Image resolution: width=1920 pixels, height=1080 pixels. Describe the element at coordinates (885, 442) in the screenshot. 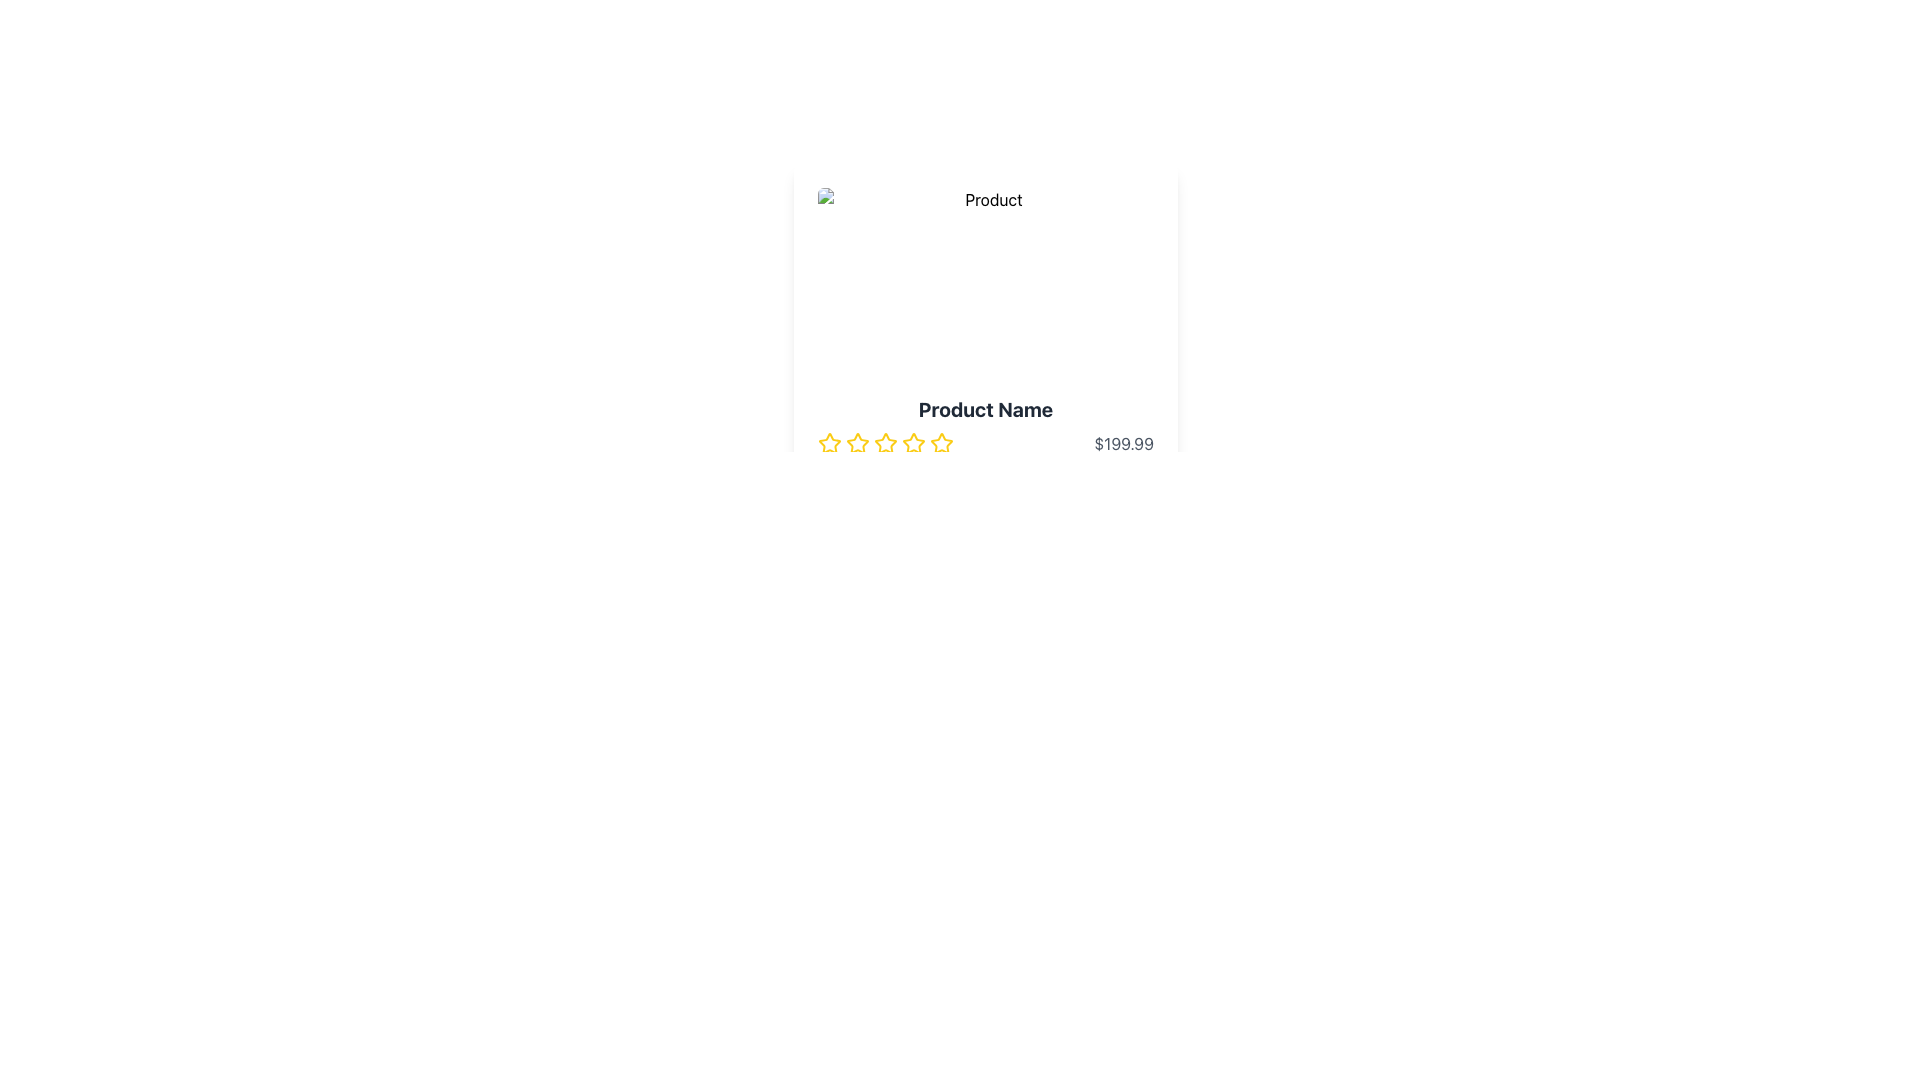

I see `the second yellow outlined star icon in the rating component` at that location.